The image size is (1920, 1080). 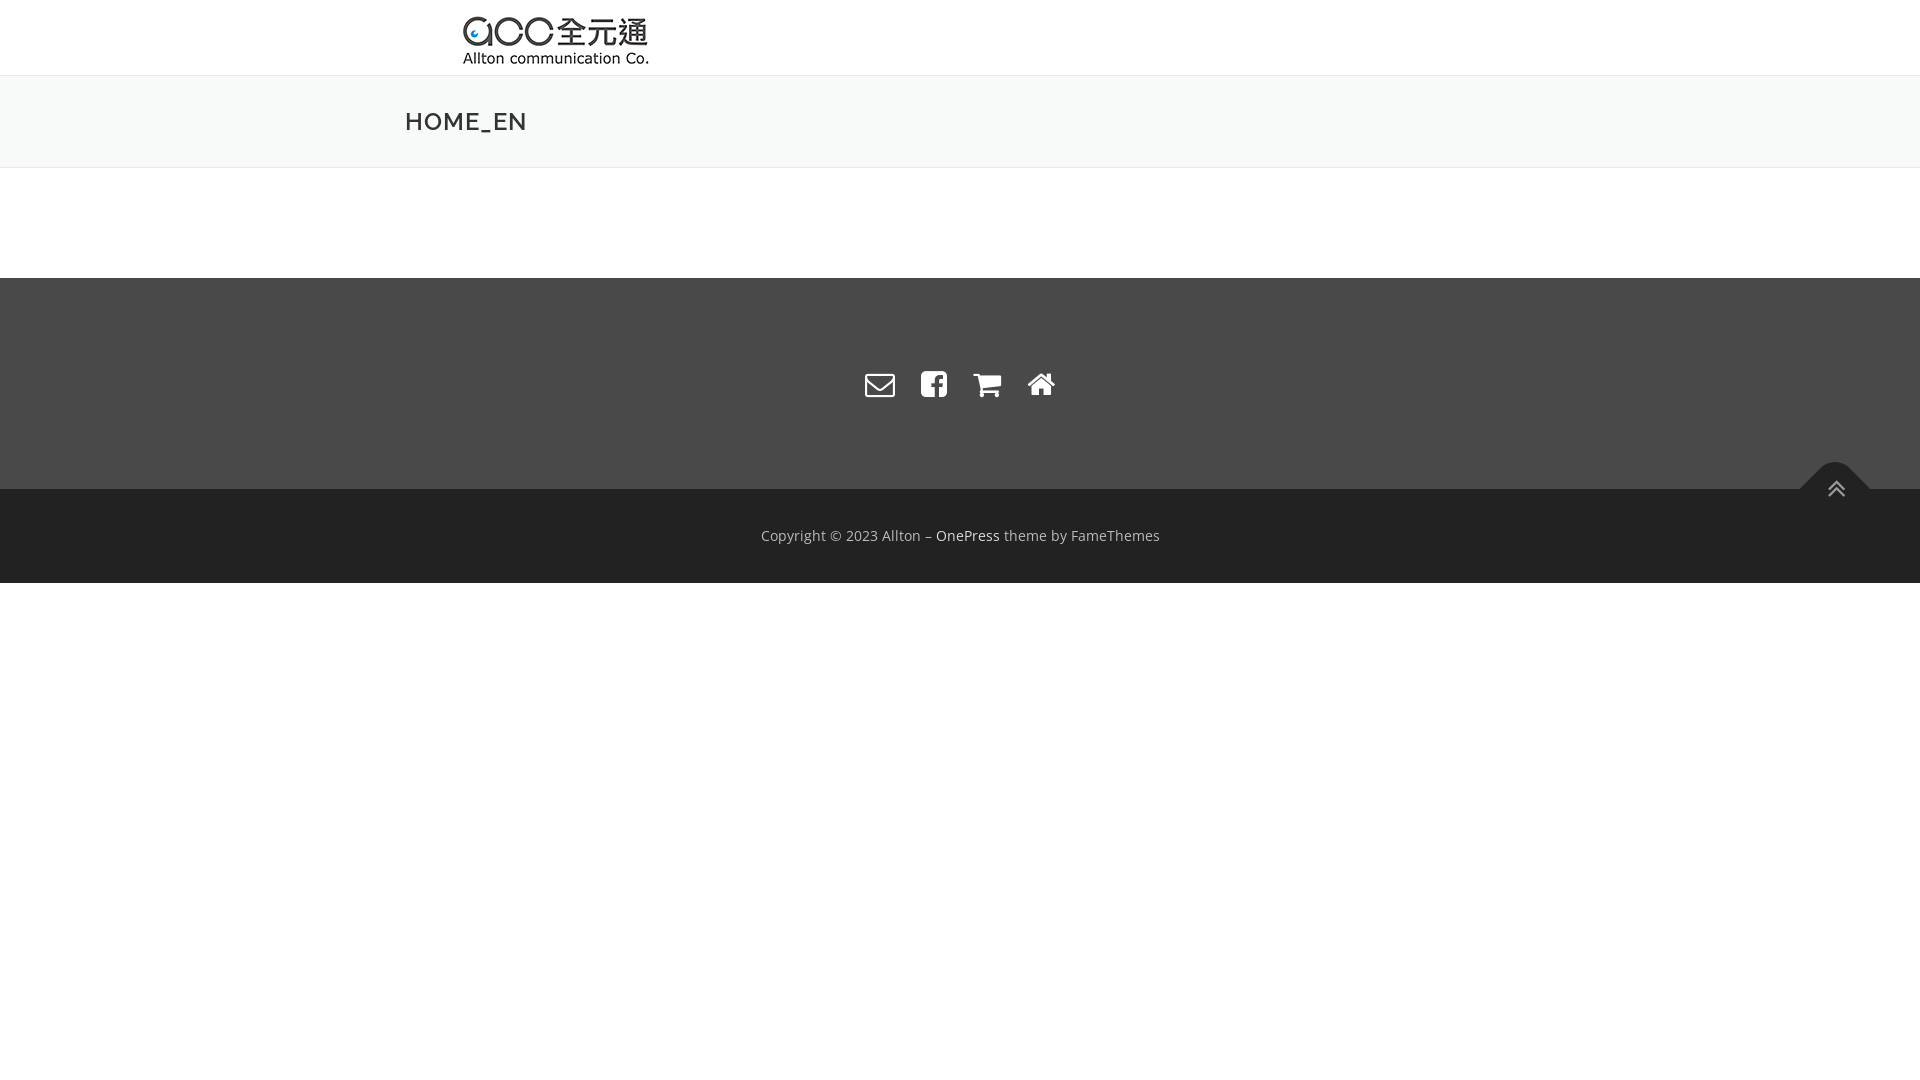 I want to click on 'email', so click(x=879, y=383).